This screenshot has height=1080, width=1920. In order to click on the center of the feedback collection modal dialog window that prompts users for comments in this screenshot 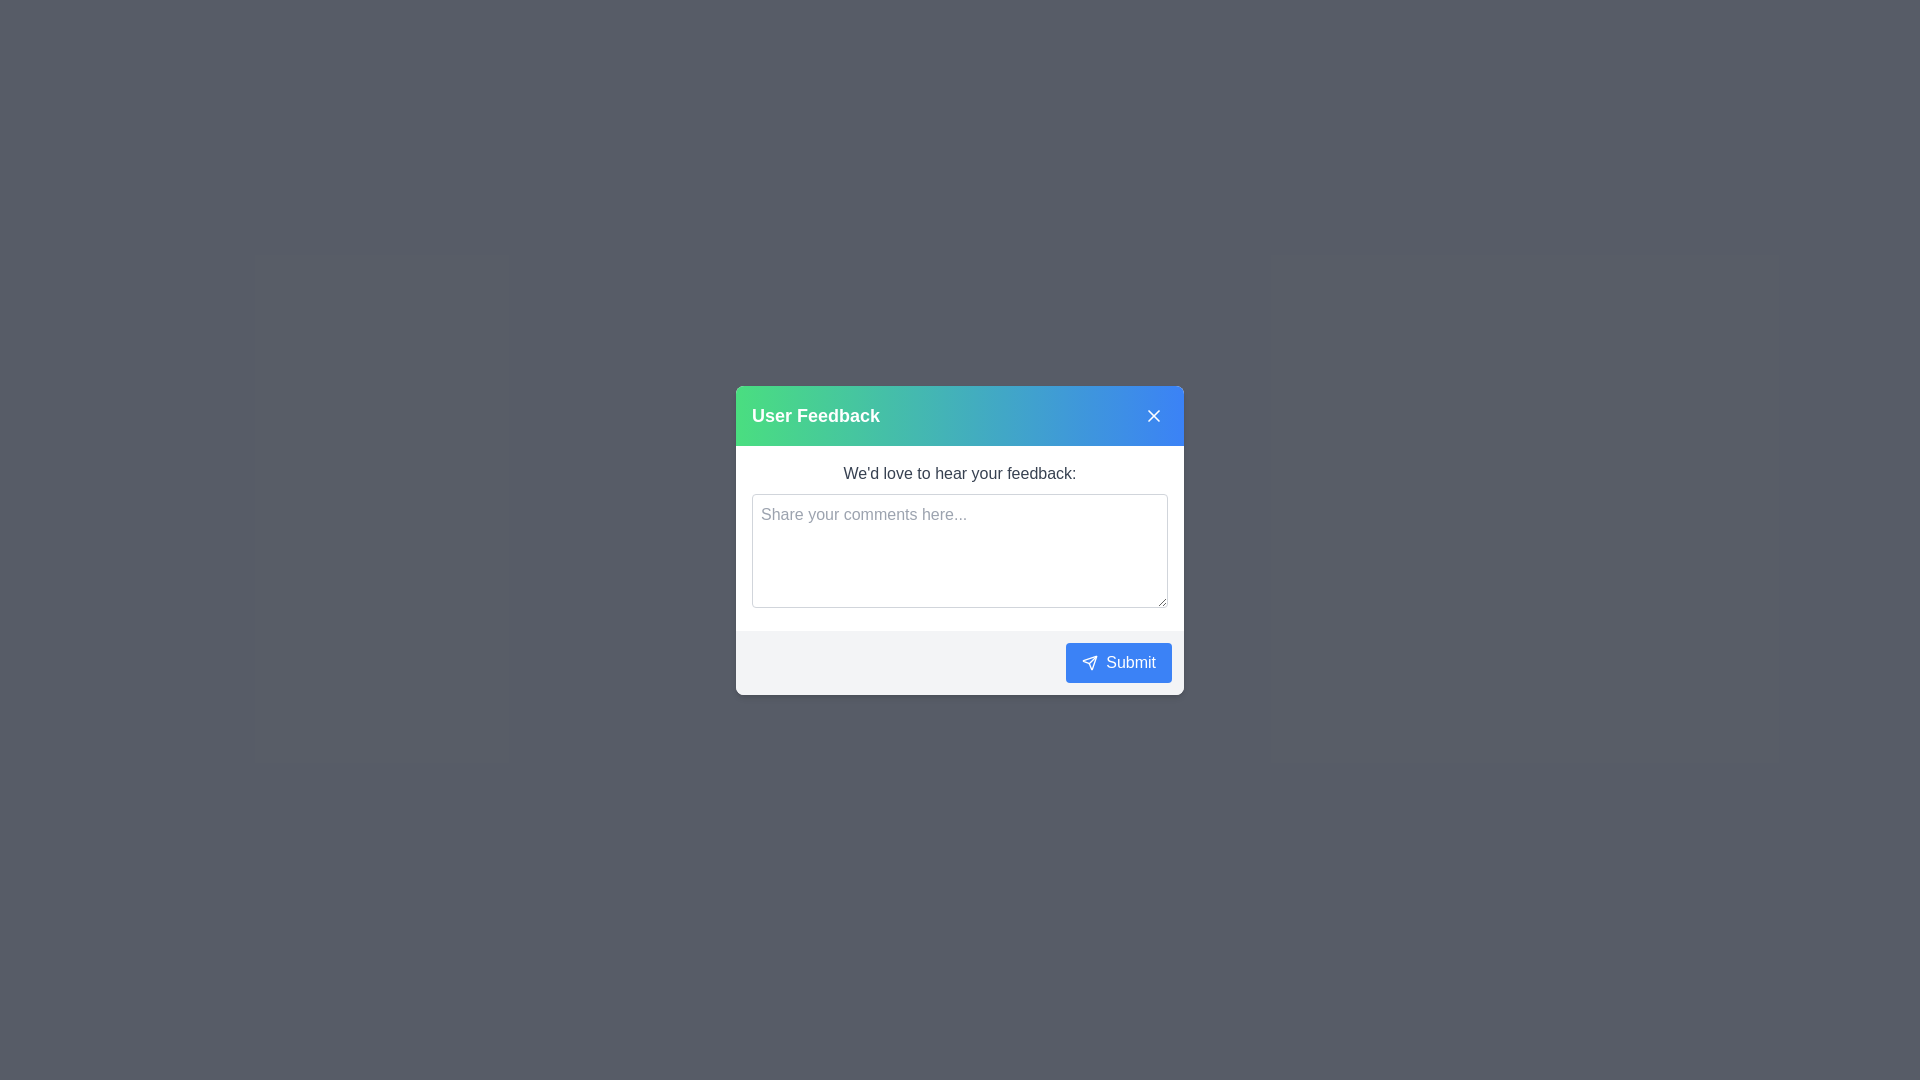, I will do `click(960, 540)`.